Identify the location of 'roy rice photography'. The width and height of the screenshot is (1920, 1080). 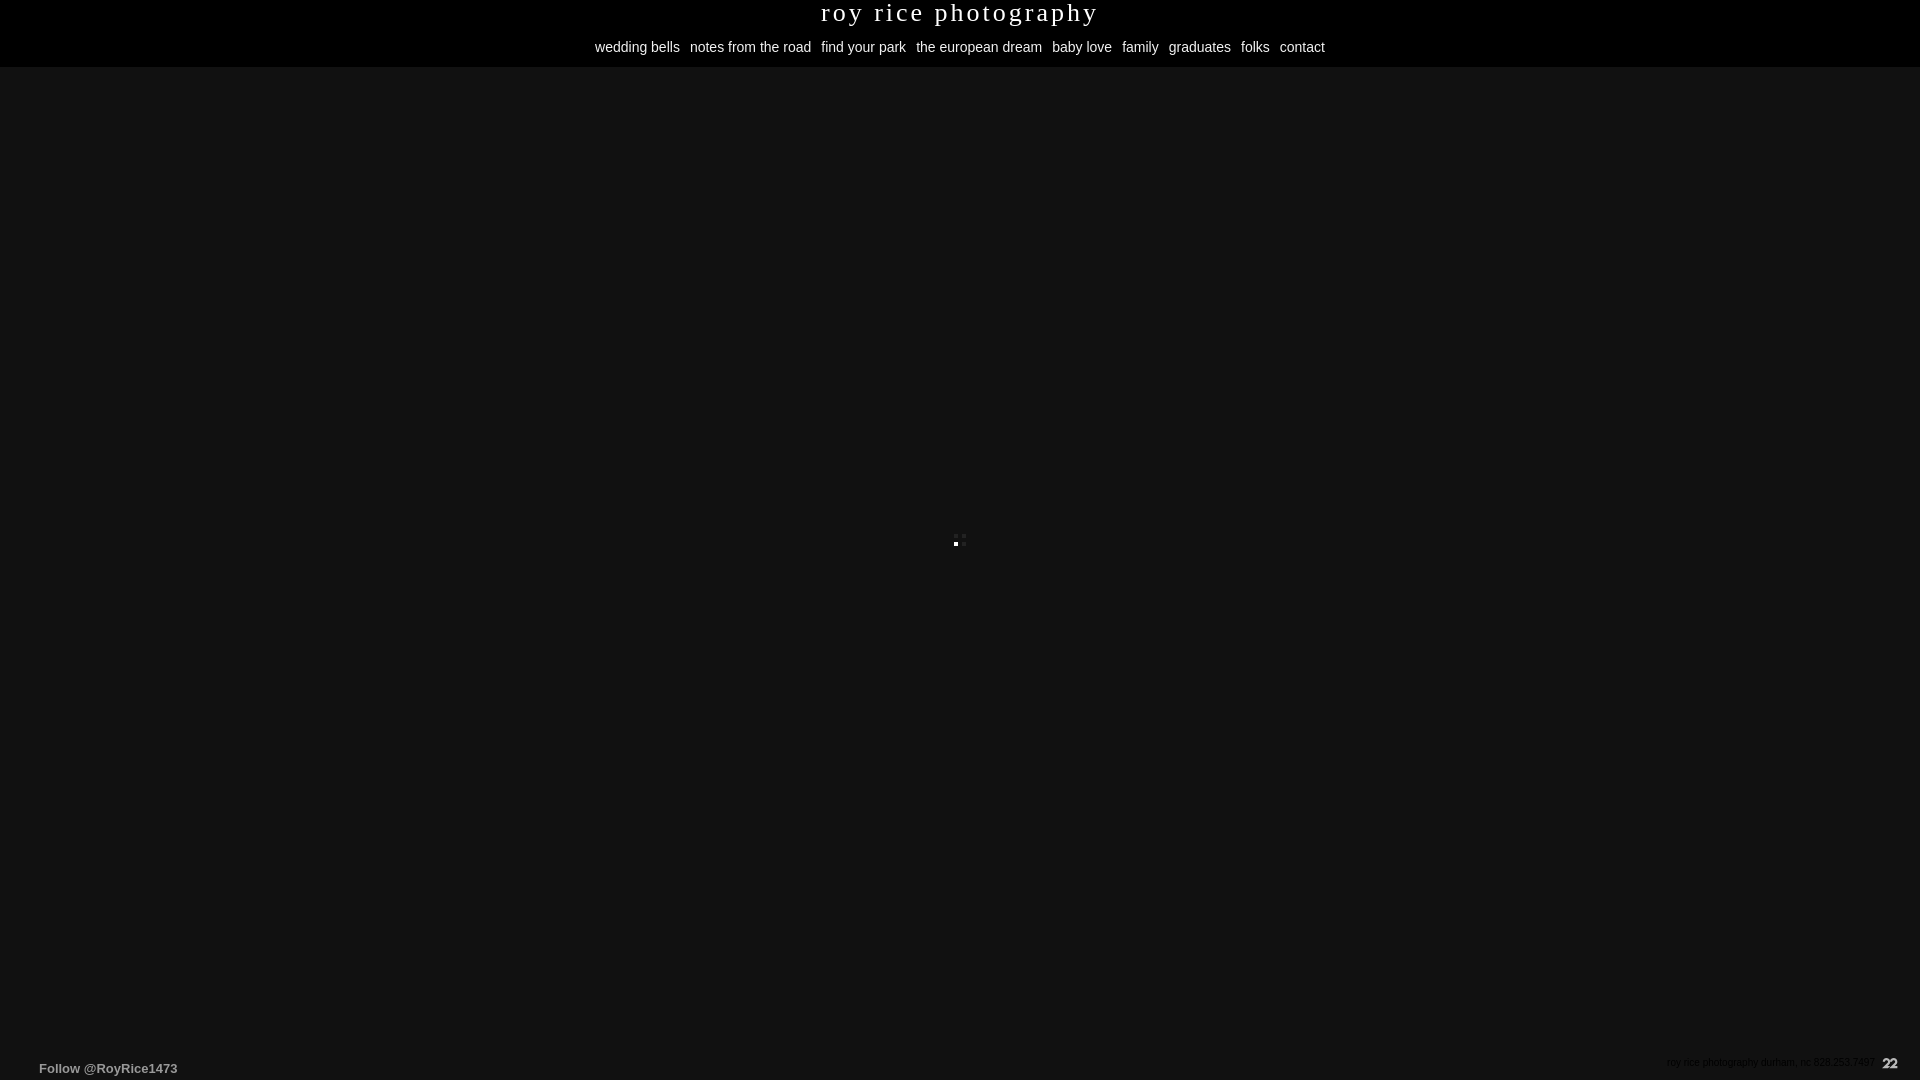
(960, 12).